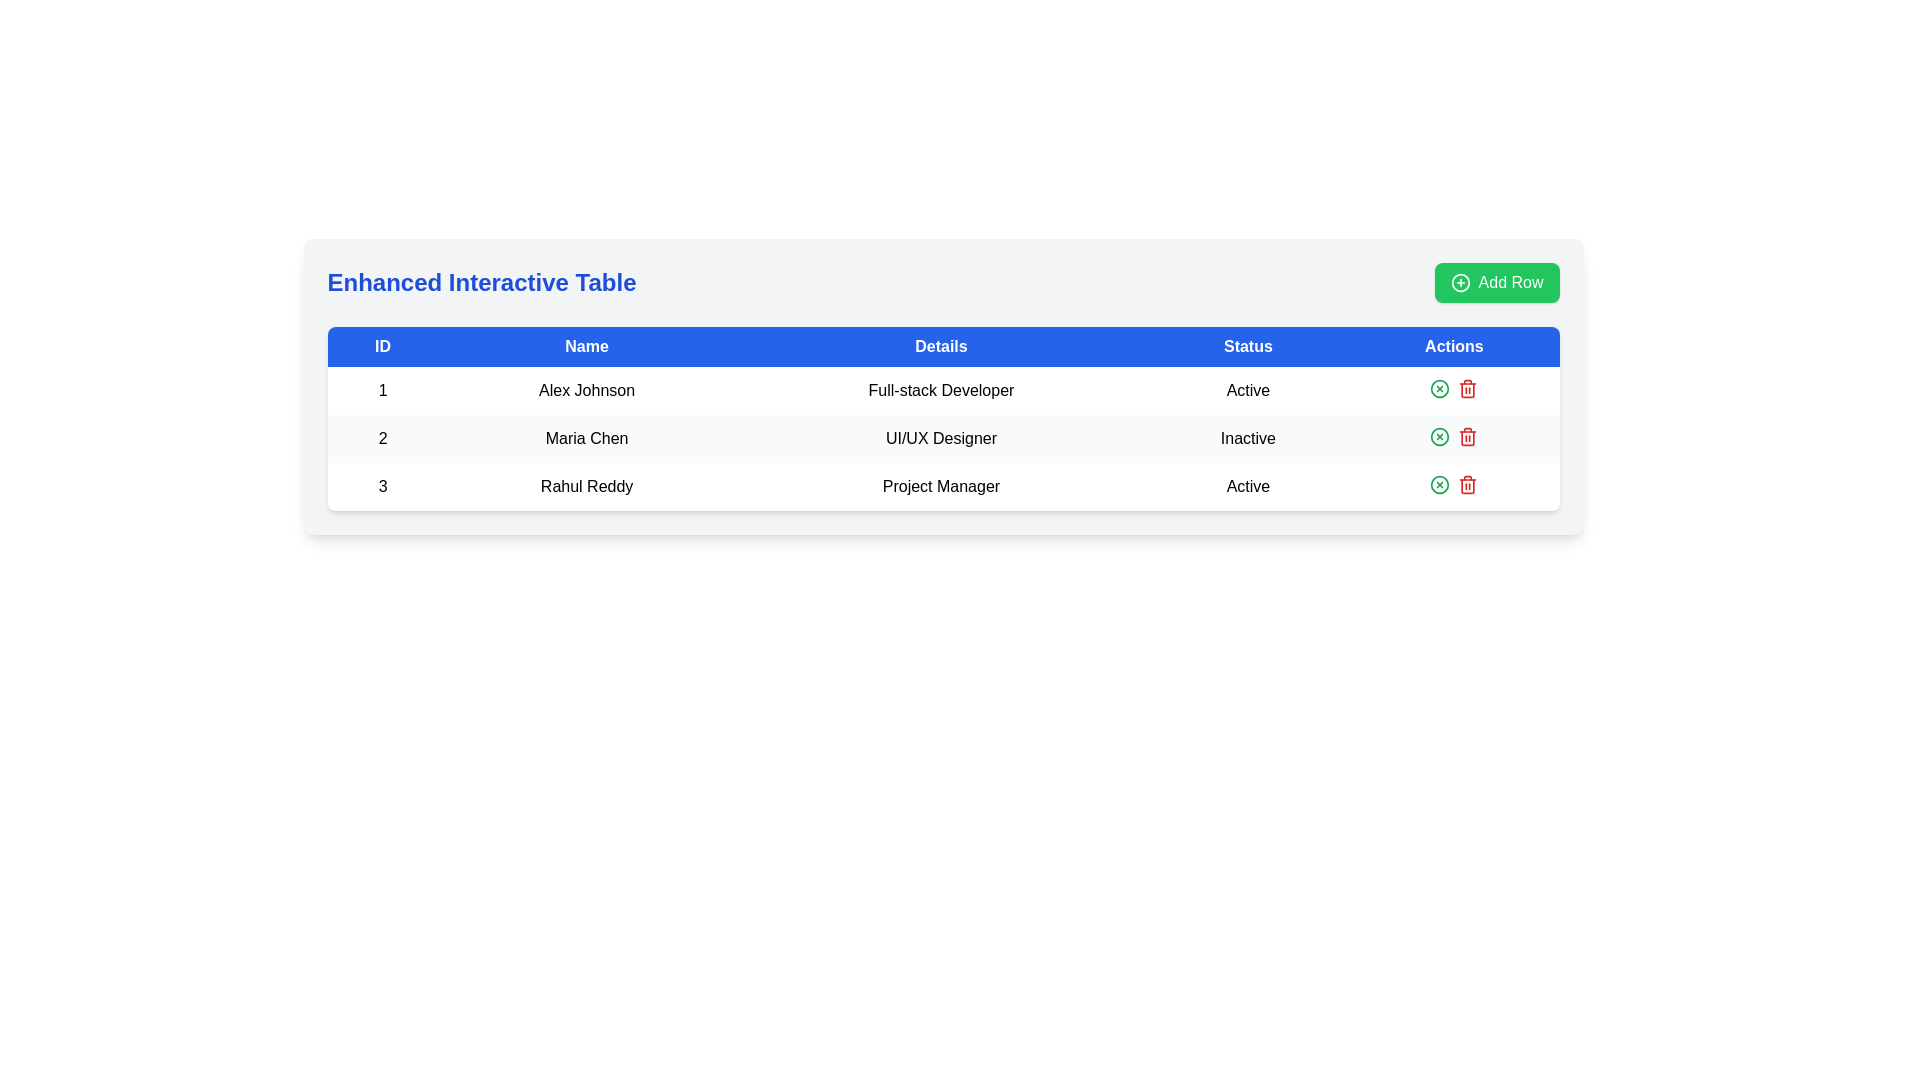 The width and height of the screenshot is (1920, 1080). I want to click on the circular Icon button in the 'Actions' column of the second row of the 'Enhanced Interactive Table', so click(1440, 389).